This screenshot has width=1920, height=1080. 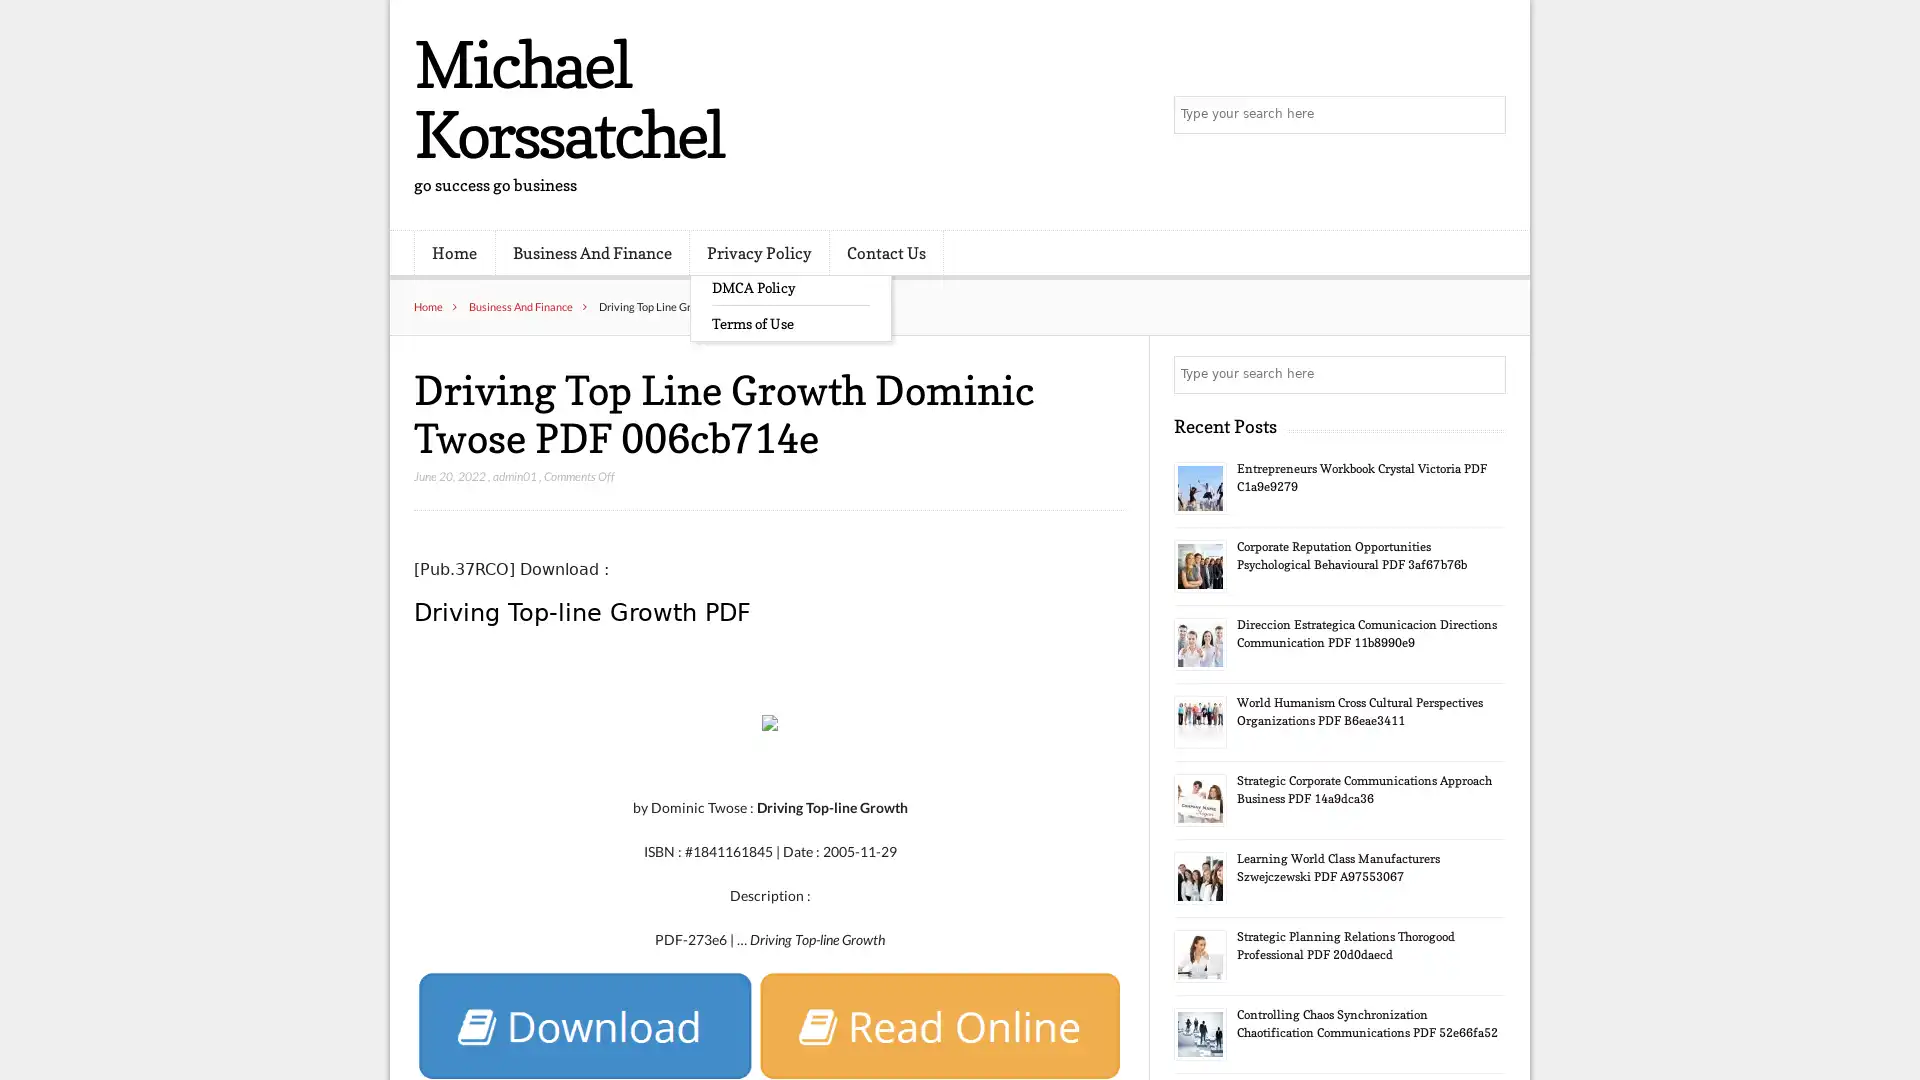 What do you see at coordinates (1485, 115) in the screenshot?
I see `Search` at bounding box center [1485, 115].